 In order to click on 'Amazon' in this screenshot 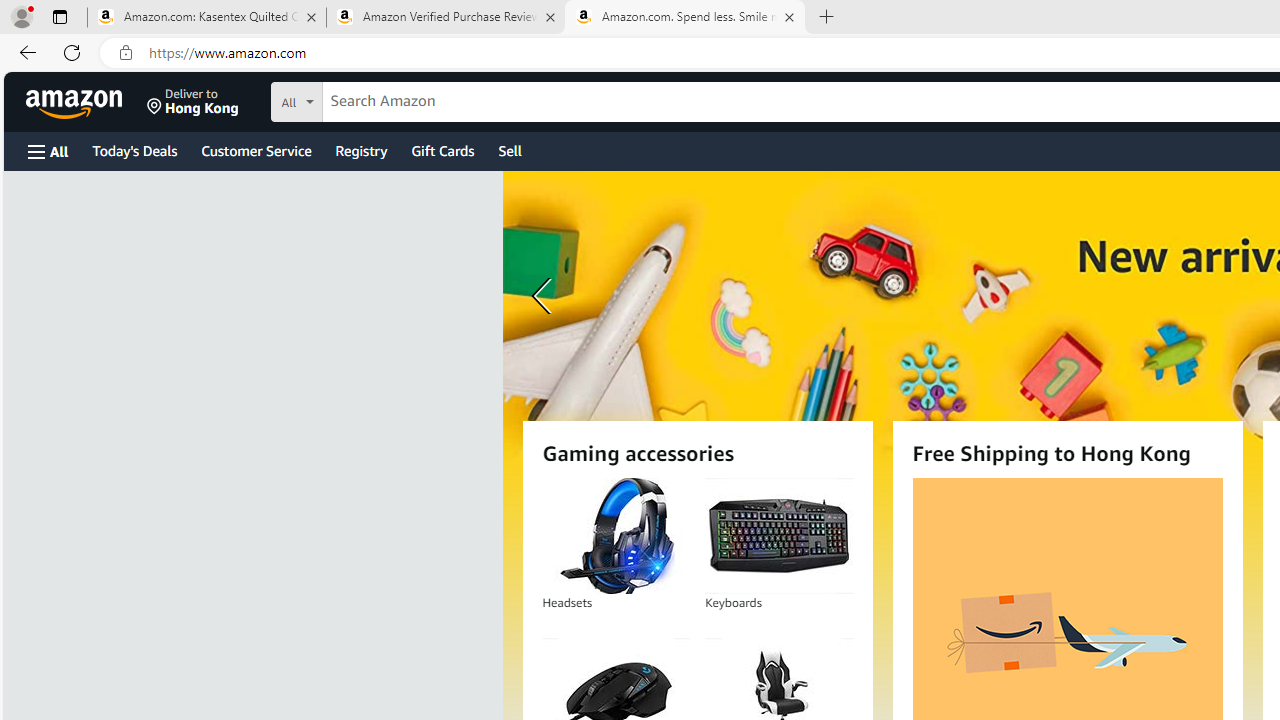, I will do `click(76, 101)`.